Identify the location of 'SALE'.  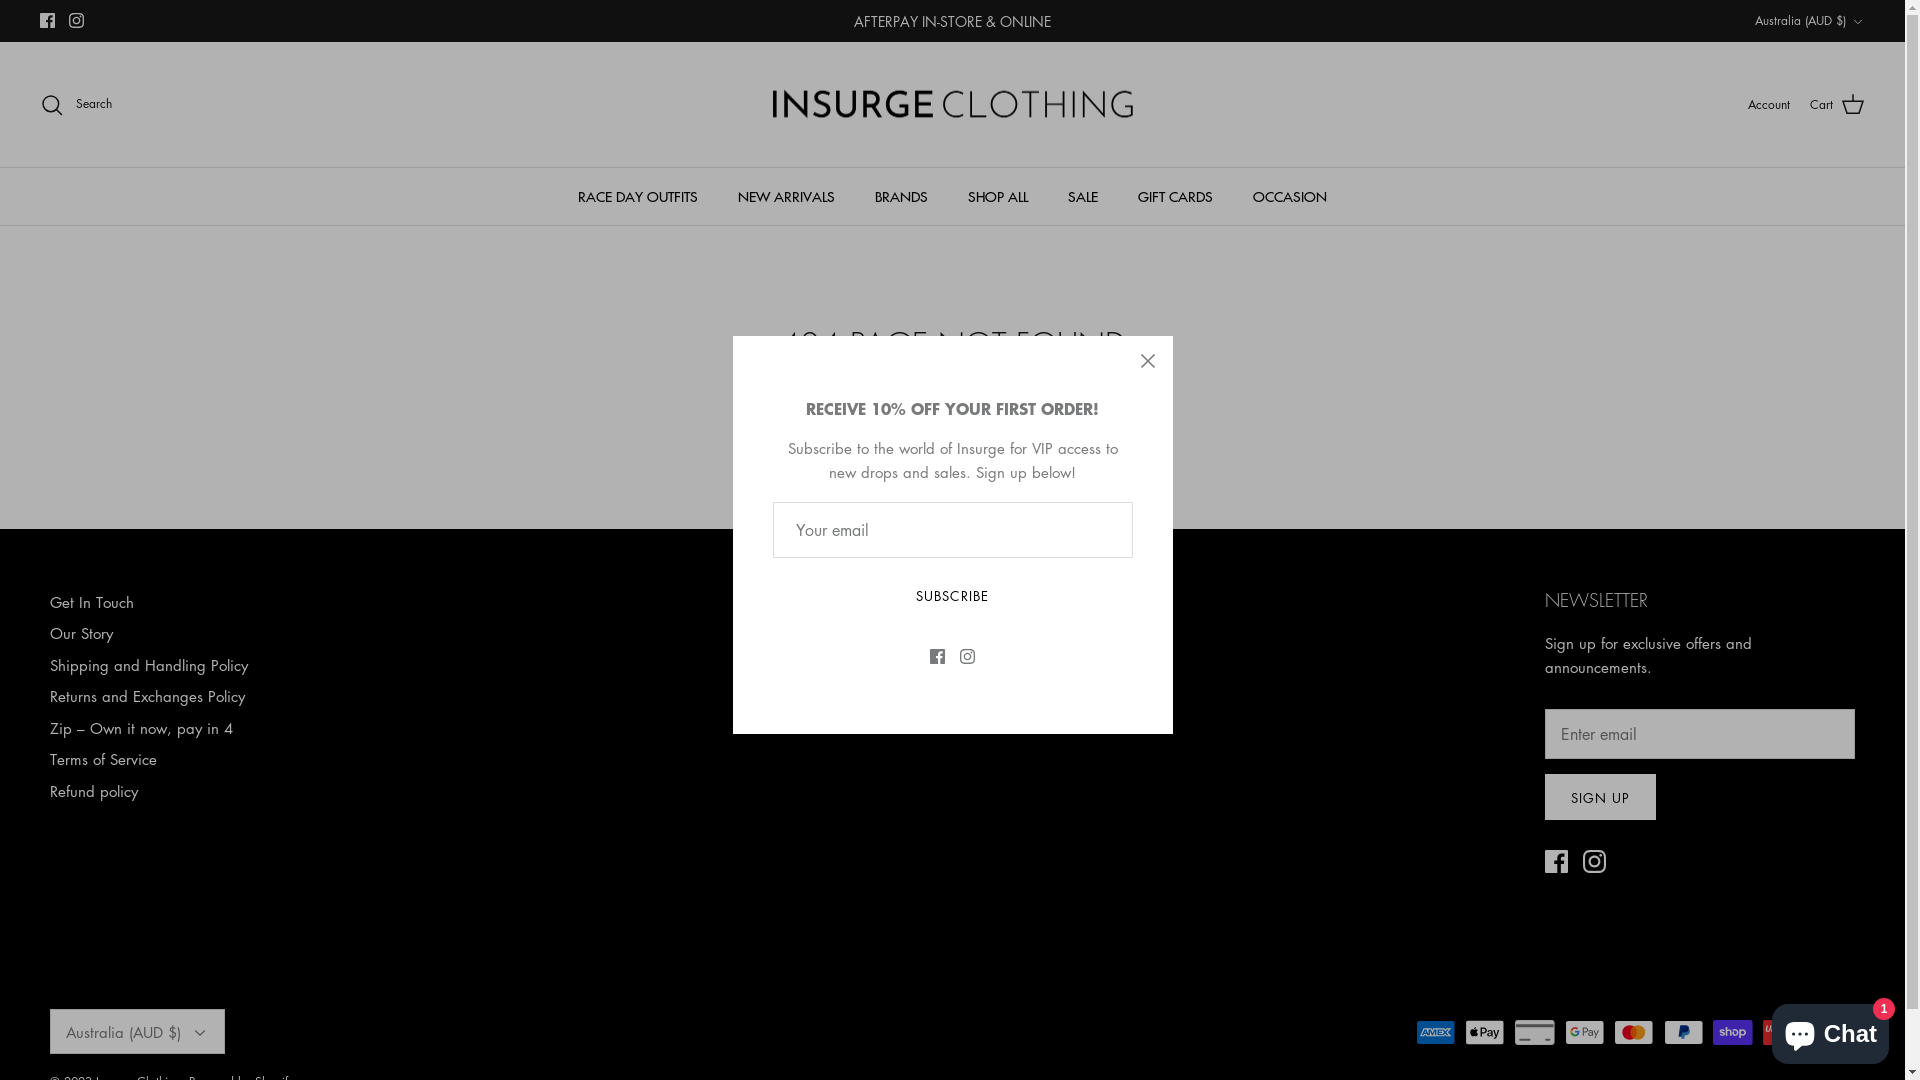
(1082, 196).